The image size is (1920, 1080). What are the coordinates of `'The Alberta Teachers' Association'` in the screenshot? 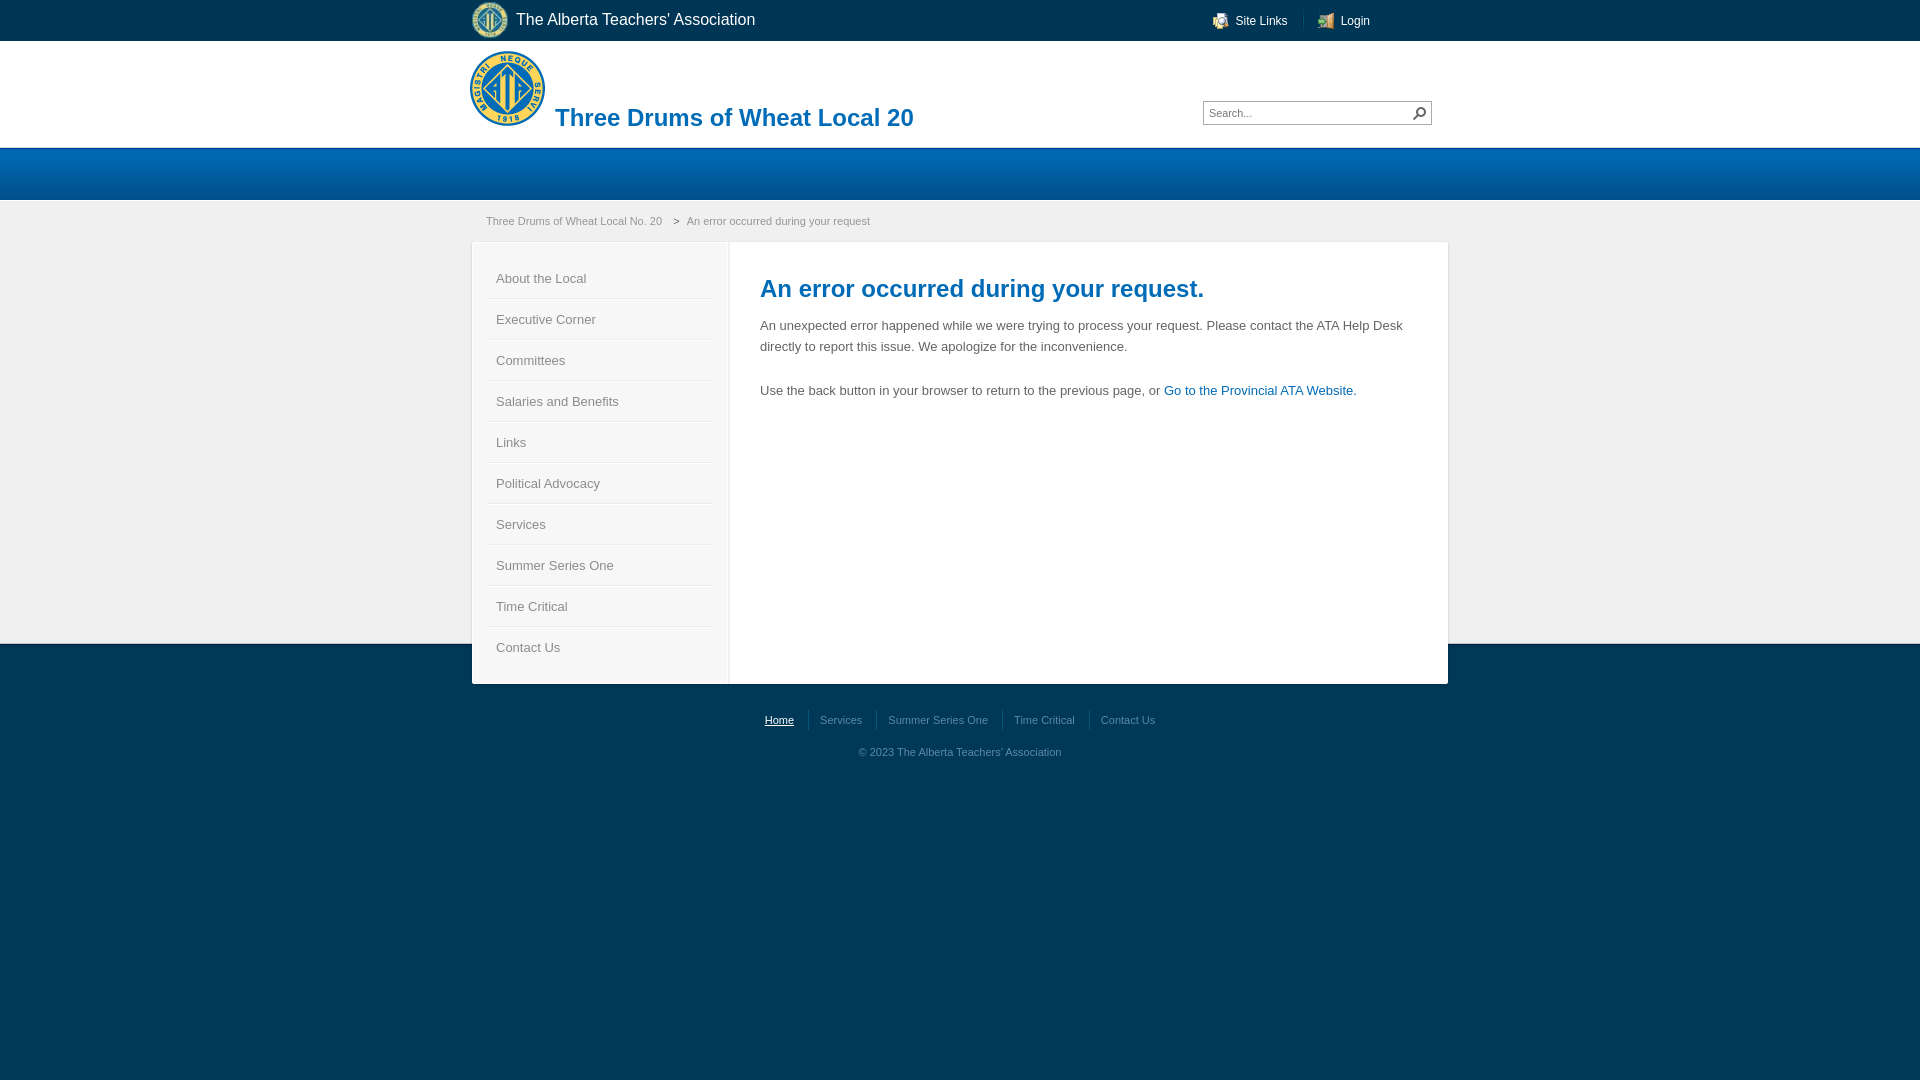 It's located at (626, 20).